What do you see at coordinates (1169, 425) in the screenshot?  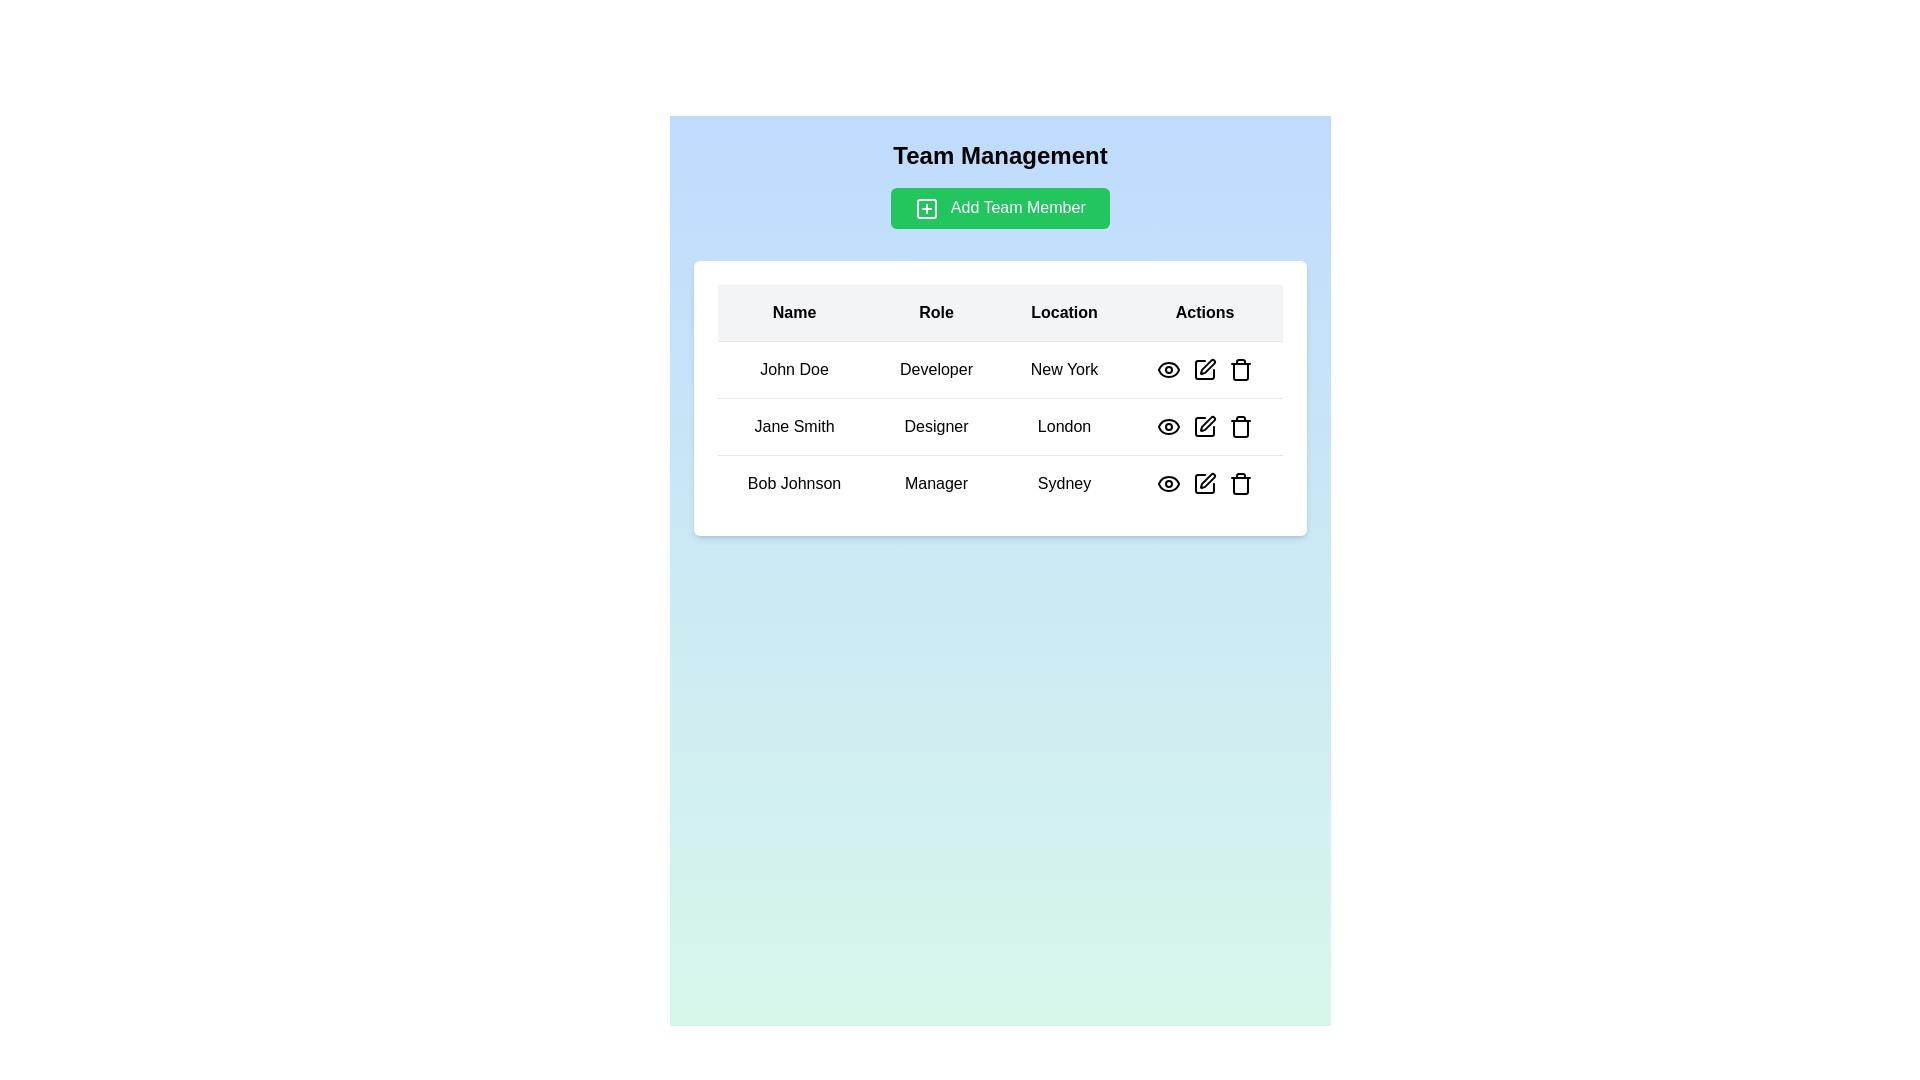 I see `the leftmost action icon in the 'Actions' column, which is a hollow eye contour SVG icon` at bounding box center [1169, 425].